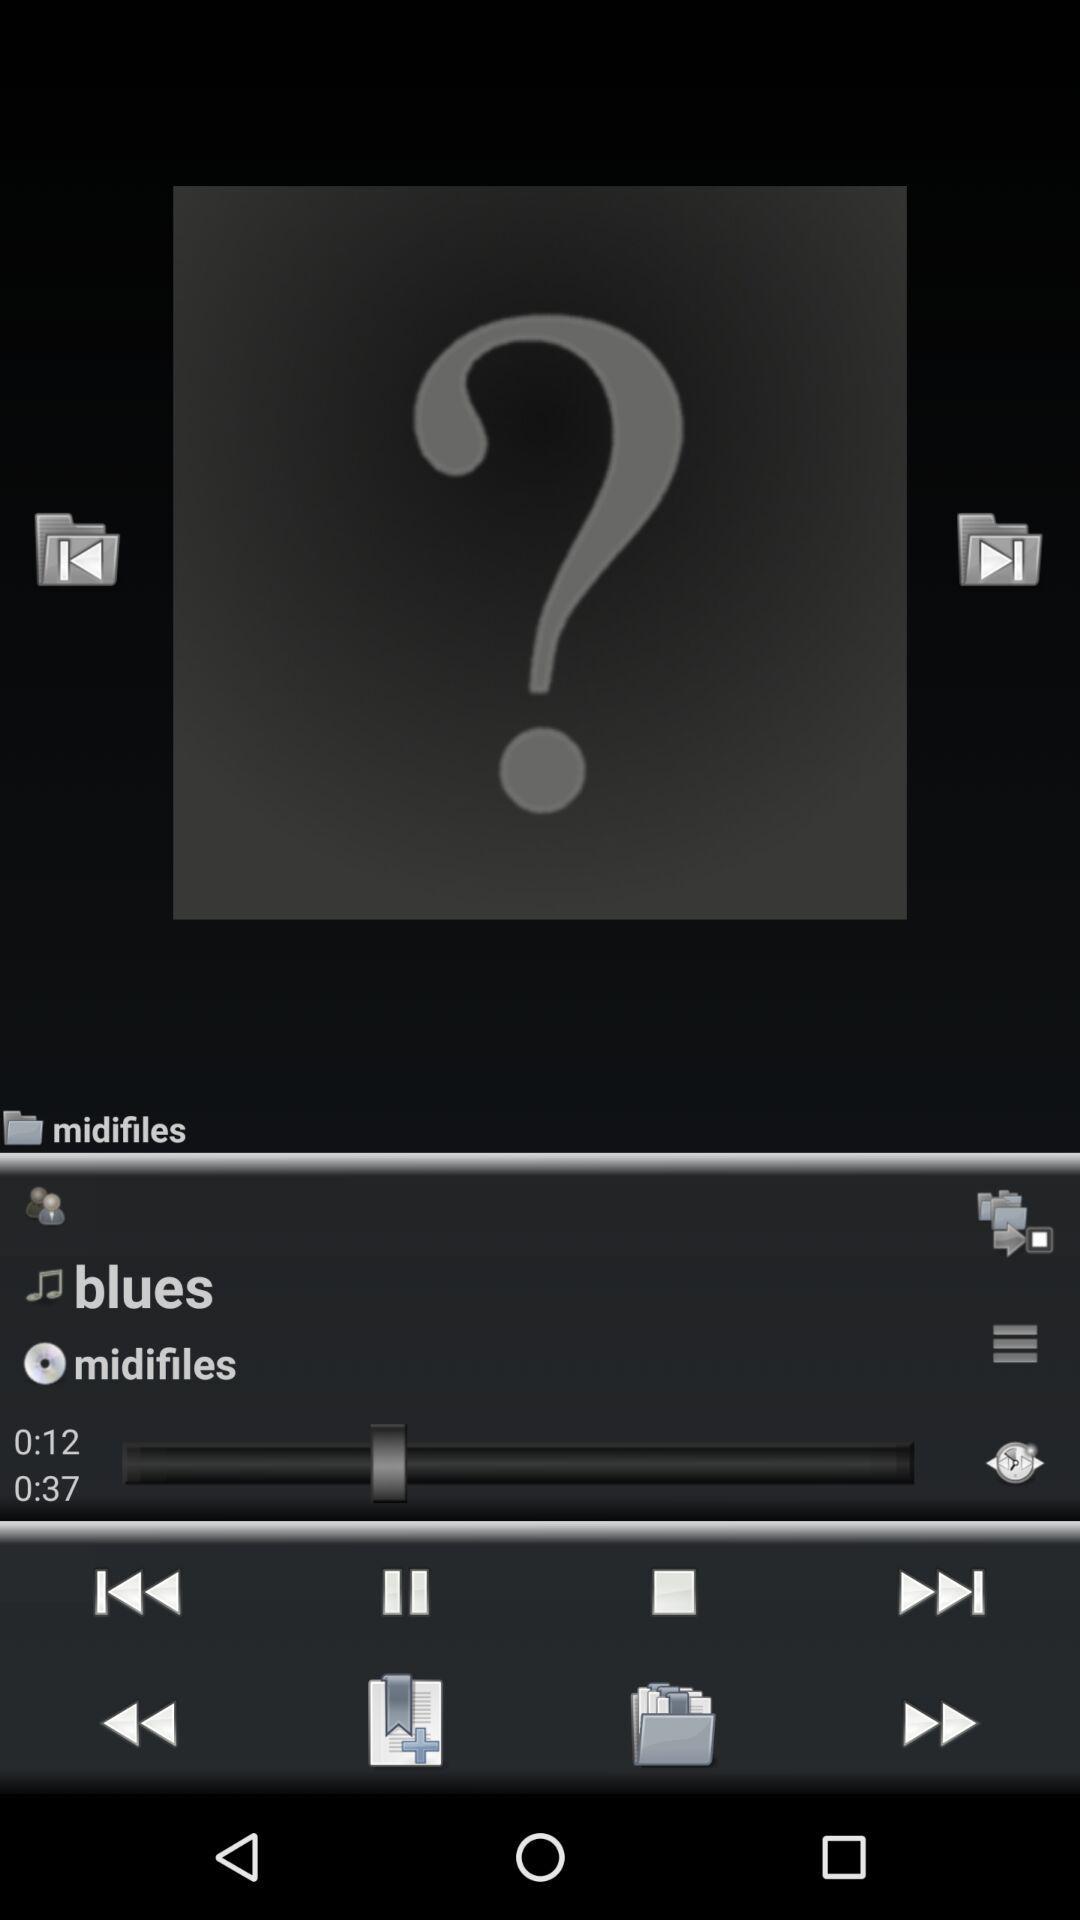  What do you see at coordinates (540, 552) in the screenshot?
I see `item at the top` at bounding box center [540, 552].